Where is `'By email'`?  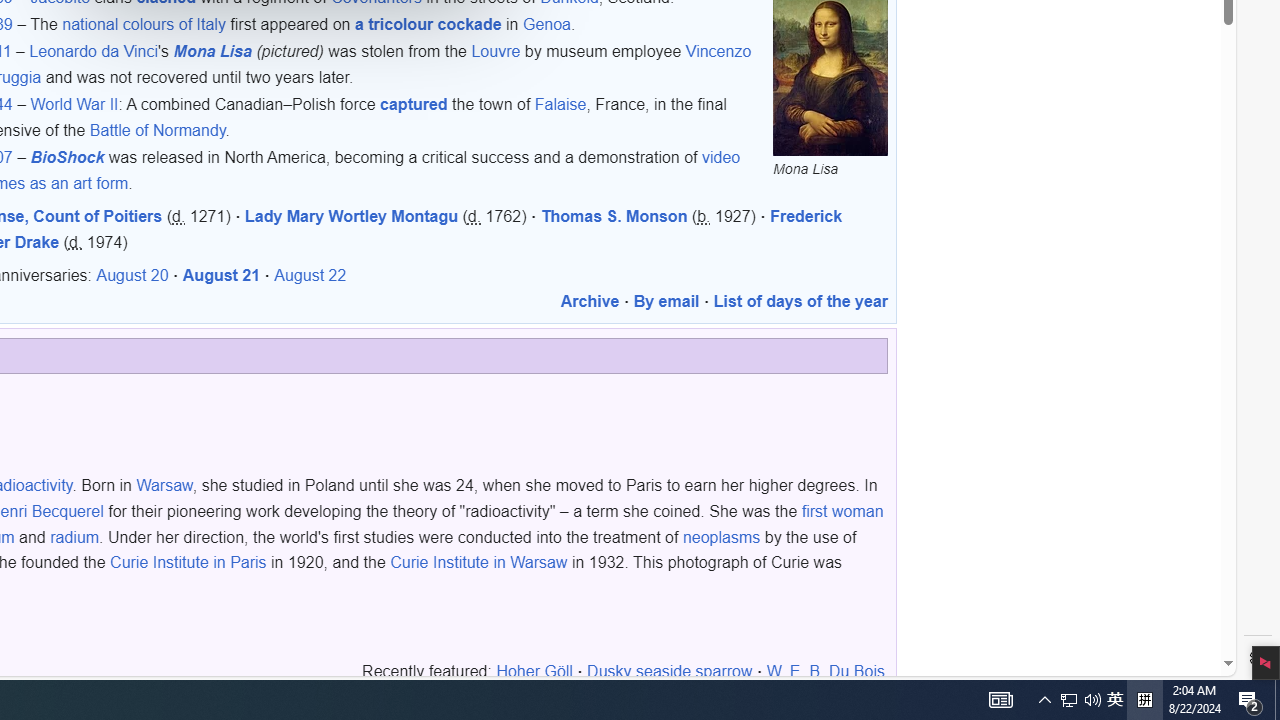
'By email' is located at coordinates (666, 302).